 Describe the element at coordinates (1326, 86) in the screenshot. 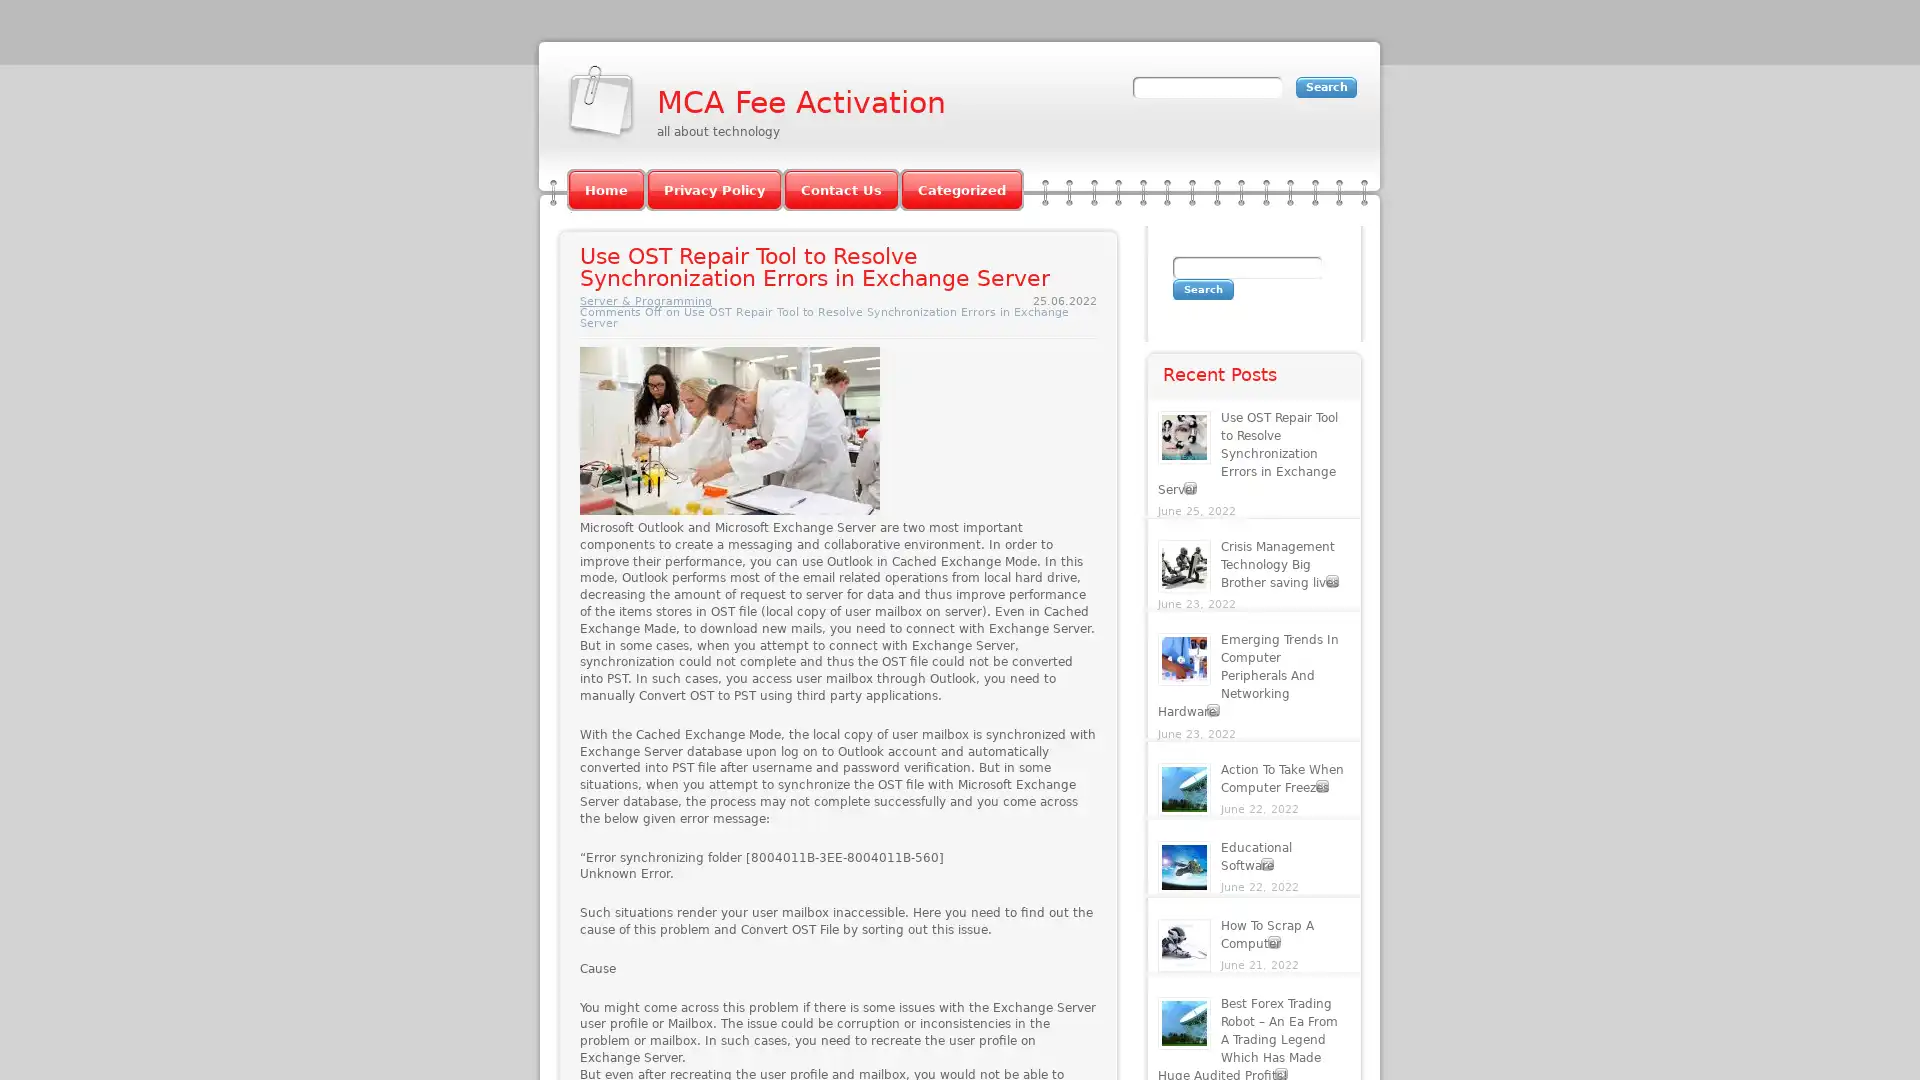

I see `Search` at that location.